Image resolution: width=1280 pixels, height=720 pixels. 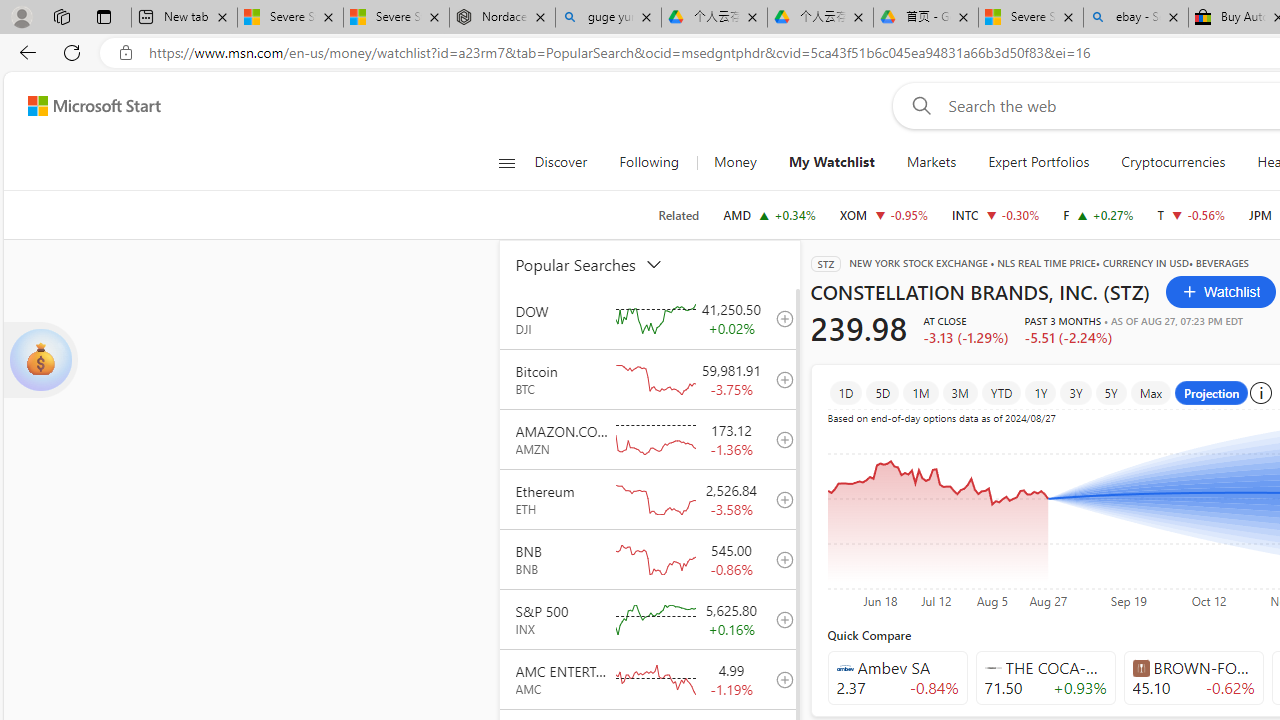 What do you see at coordinates (1191, 214) in the screenshot?
I see `'T AT&T INC. decrease 19.65 -0.11 -0.56%'` at bounding box center [1191, 214].